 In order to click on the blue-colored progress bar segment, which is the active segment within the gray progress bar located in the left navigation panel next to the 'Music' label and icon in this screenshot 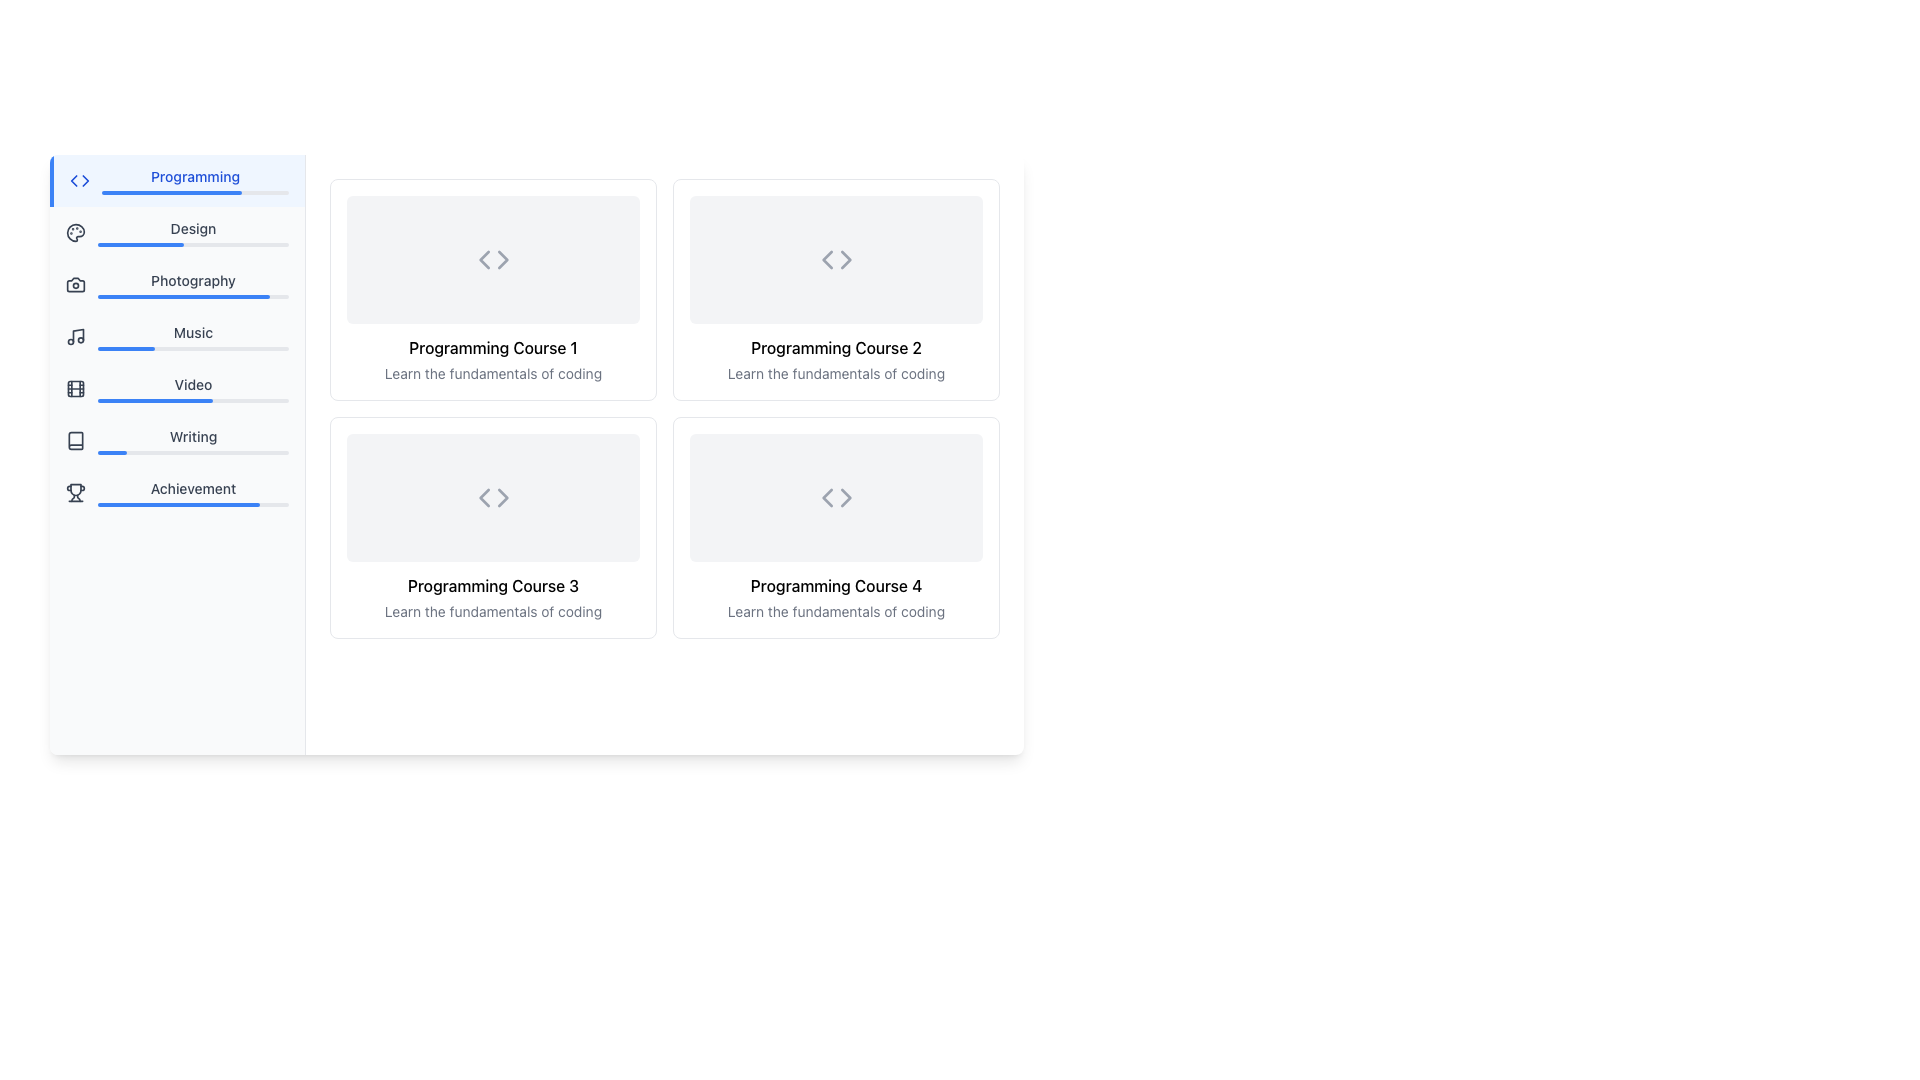, I will do `click(125, 347)`.